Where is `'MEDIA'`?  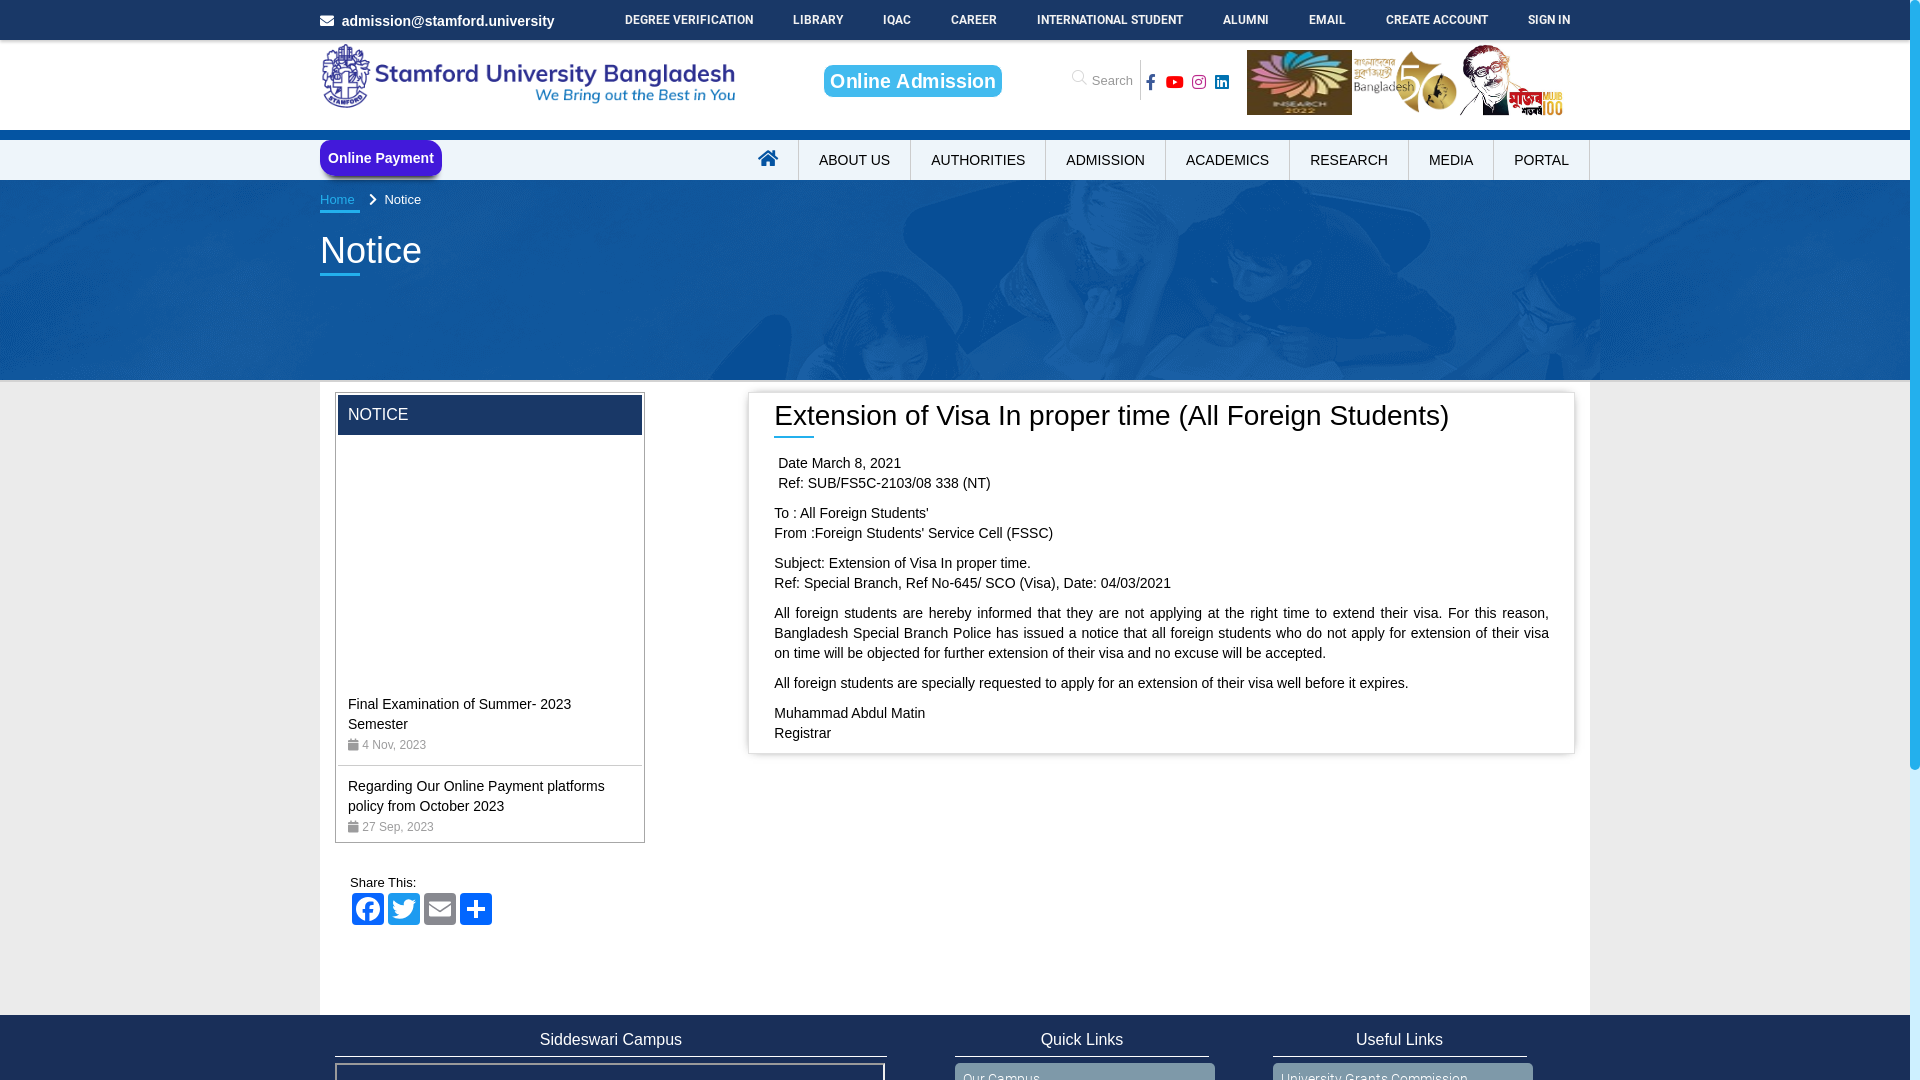
'MEDIA' is located at coordinates (1451, 158).